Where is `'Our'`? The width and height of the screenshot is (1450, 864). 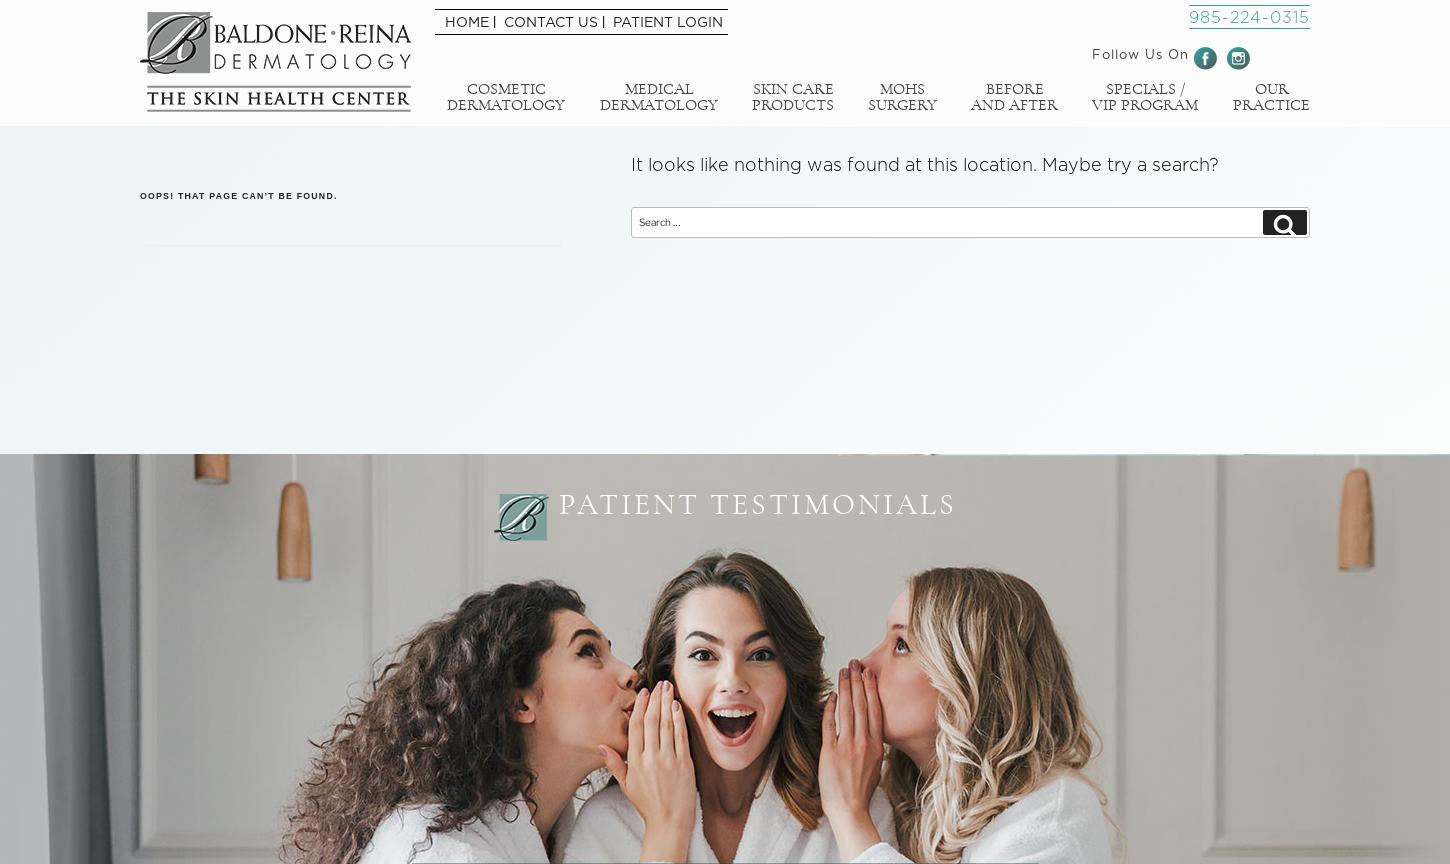
'Our' is located at coordinates (1271, 88).